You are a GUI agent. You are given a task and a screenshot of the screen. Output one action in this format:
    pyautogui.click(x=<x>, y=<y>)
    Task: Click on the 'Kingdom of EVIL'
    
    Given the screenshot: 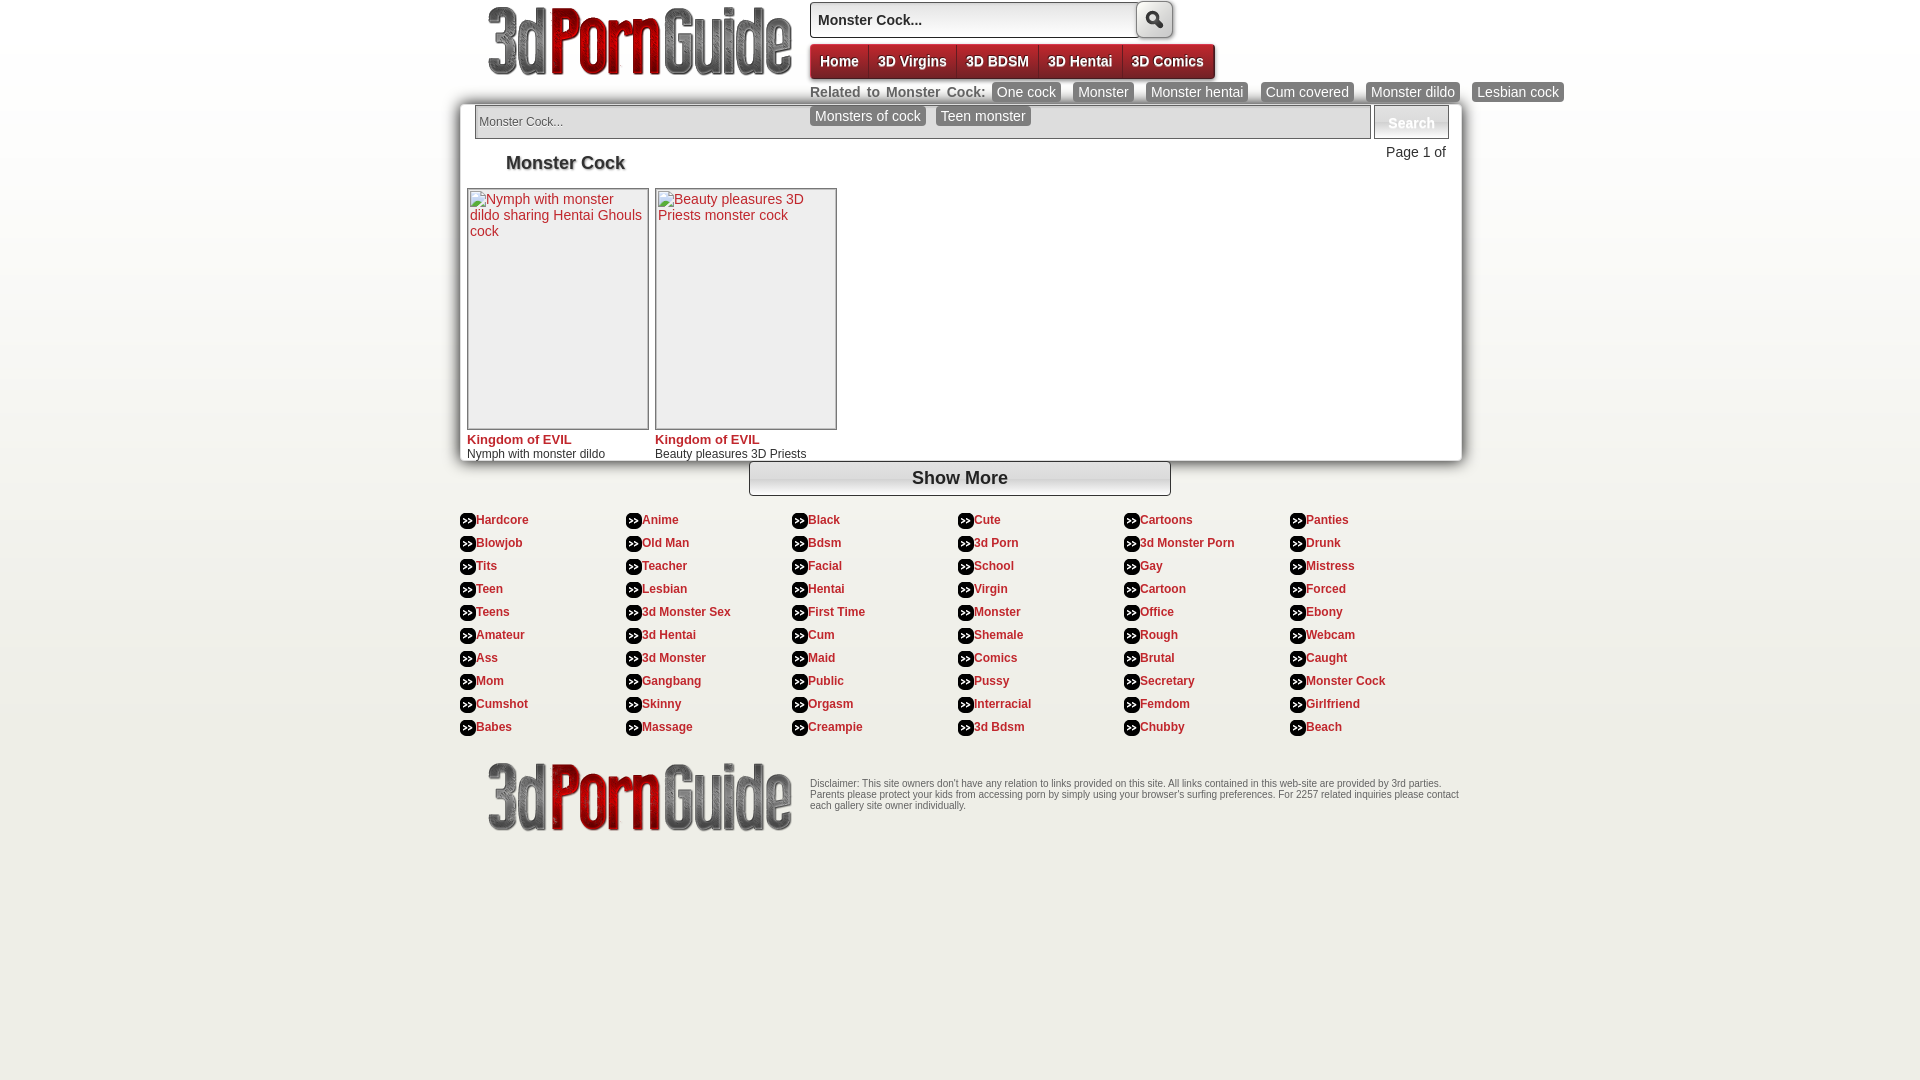 What is the action you would take?
    pyautogui.click(x=707, y=438)
    